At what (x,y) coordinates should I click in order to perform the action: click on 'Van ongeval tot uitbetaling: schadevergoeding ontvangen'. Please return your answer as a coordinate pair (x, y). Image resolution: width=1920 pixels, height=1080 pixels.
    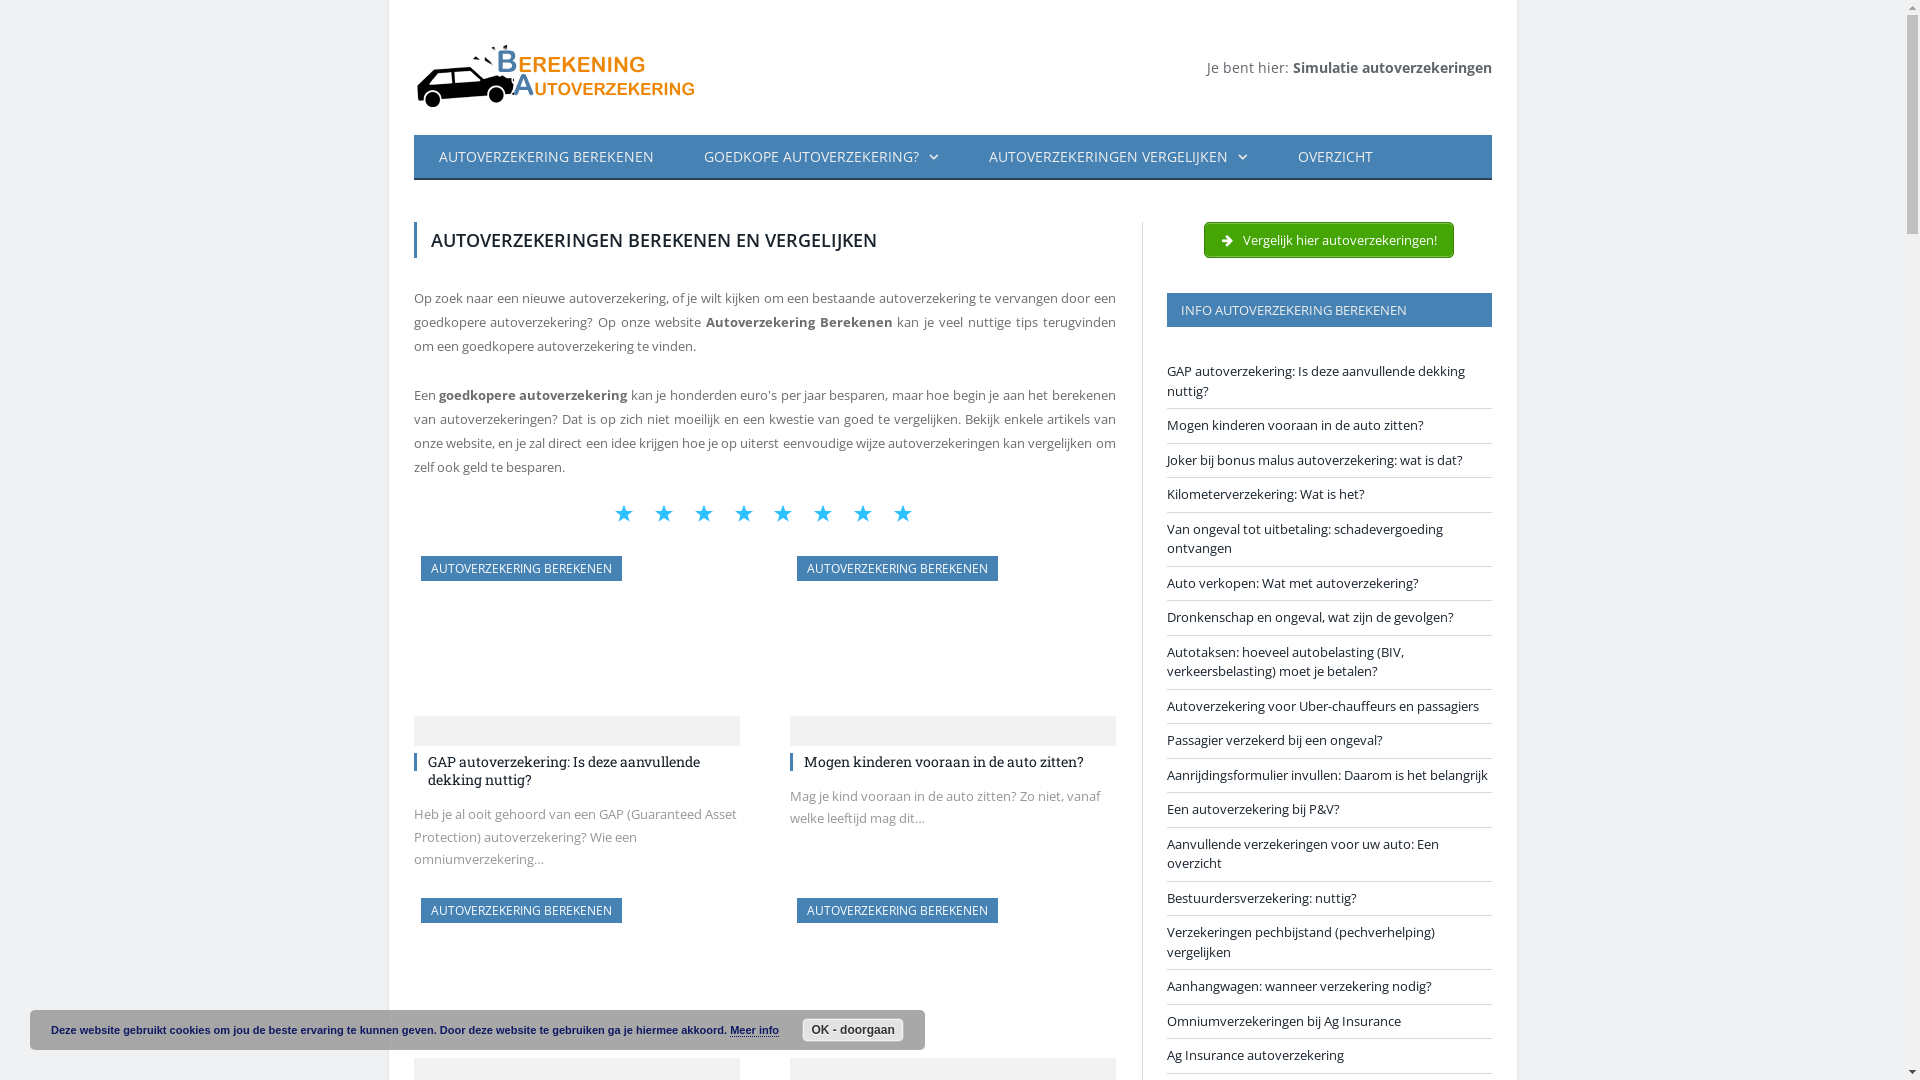
    Looking at the image, I should click on (1304, 538).